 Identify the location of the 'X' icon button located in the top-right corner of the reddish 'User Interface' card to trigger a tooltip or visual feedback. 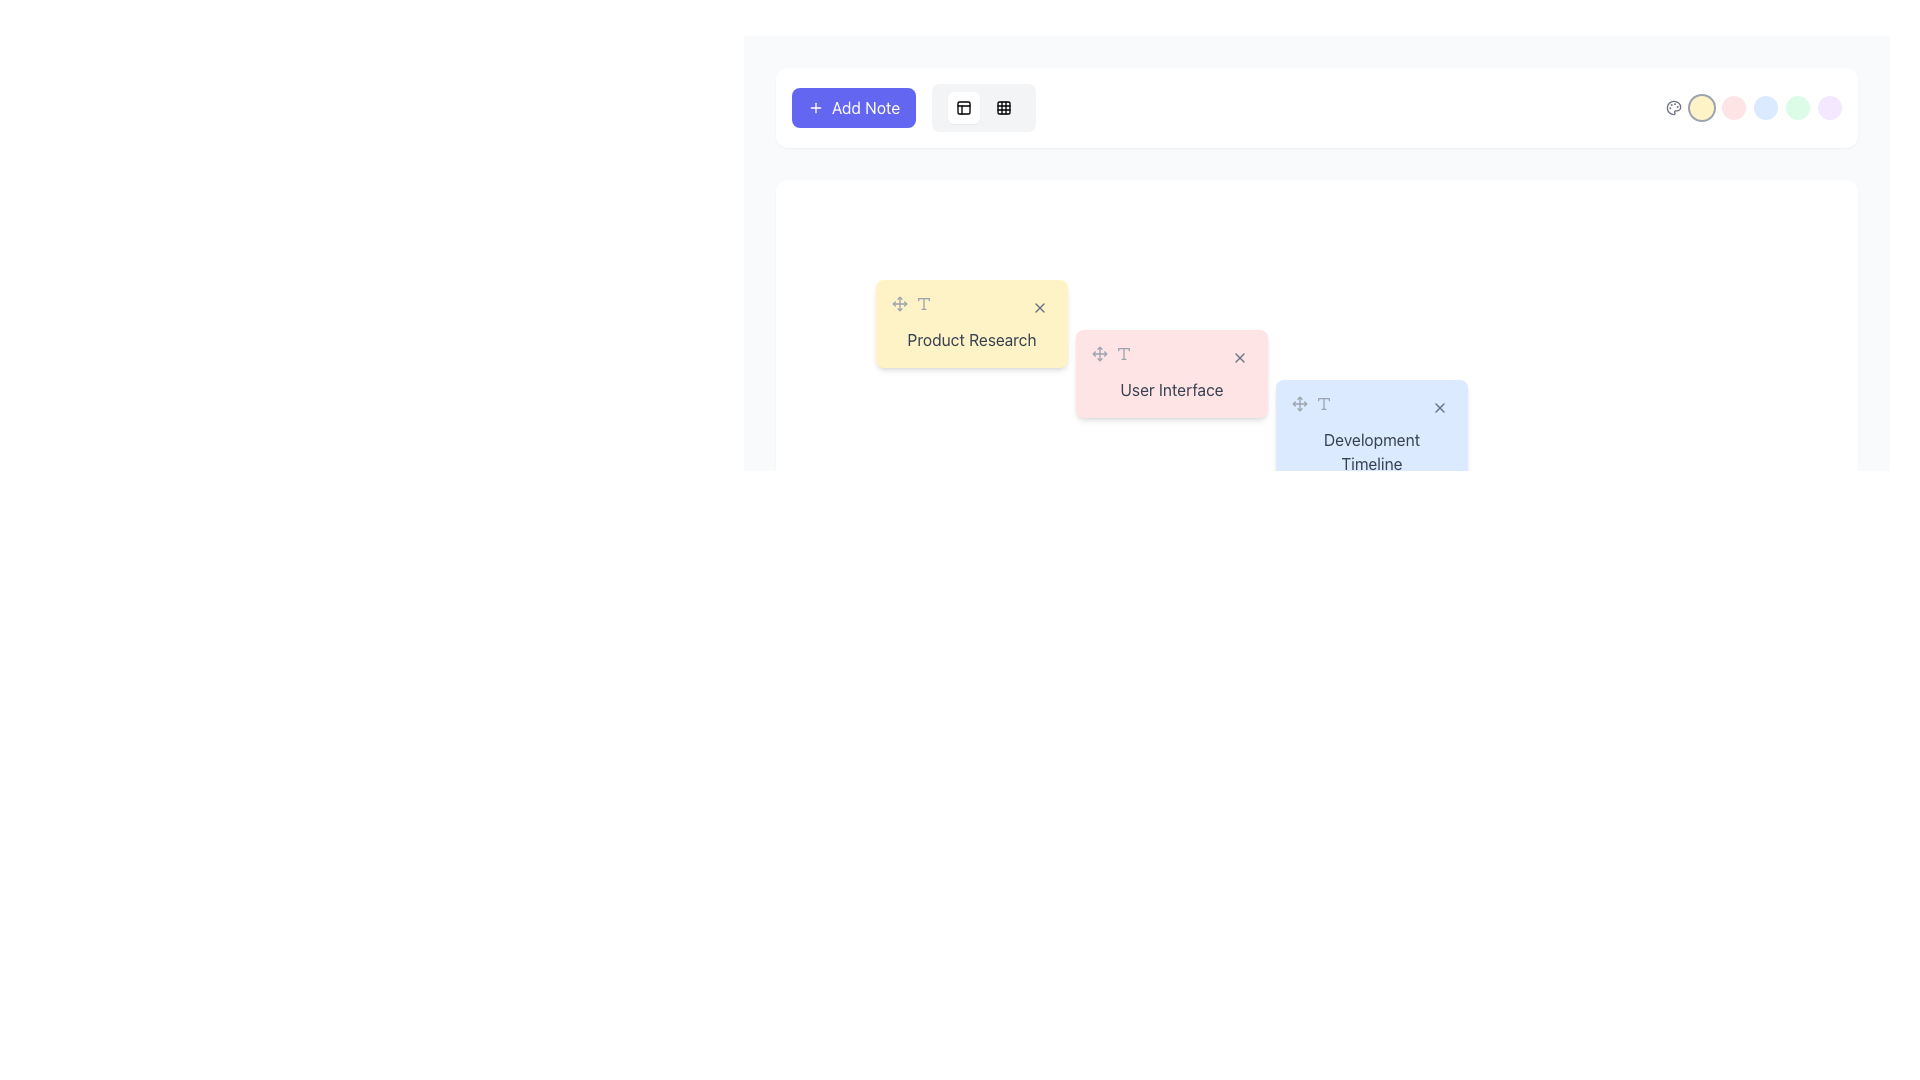
(1238, 357).